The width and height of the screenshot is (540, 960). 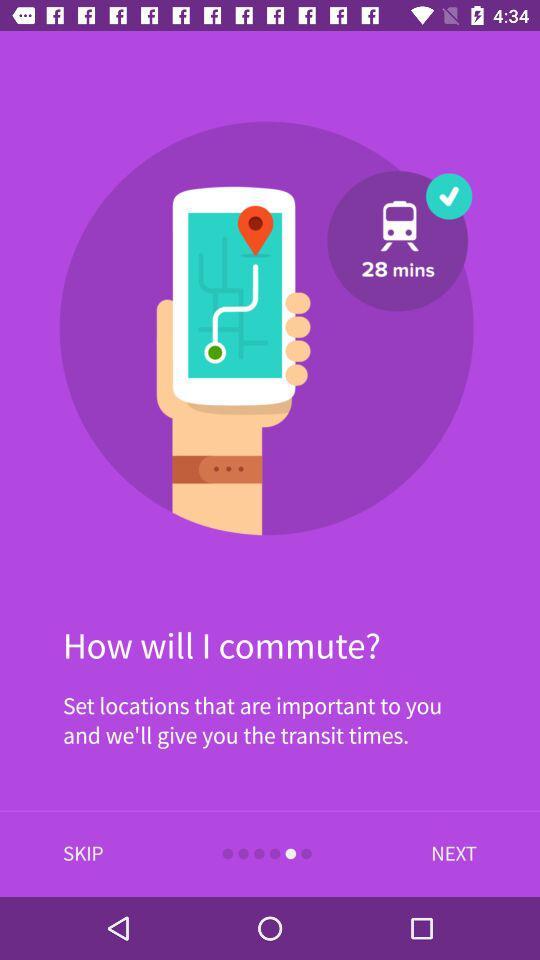 What do you see at coordinates (82, 853) in the screenshot?
I see `the item below the set locations that item` at bounding box center [82, 853].